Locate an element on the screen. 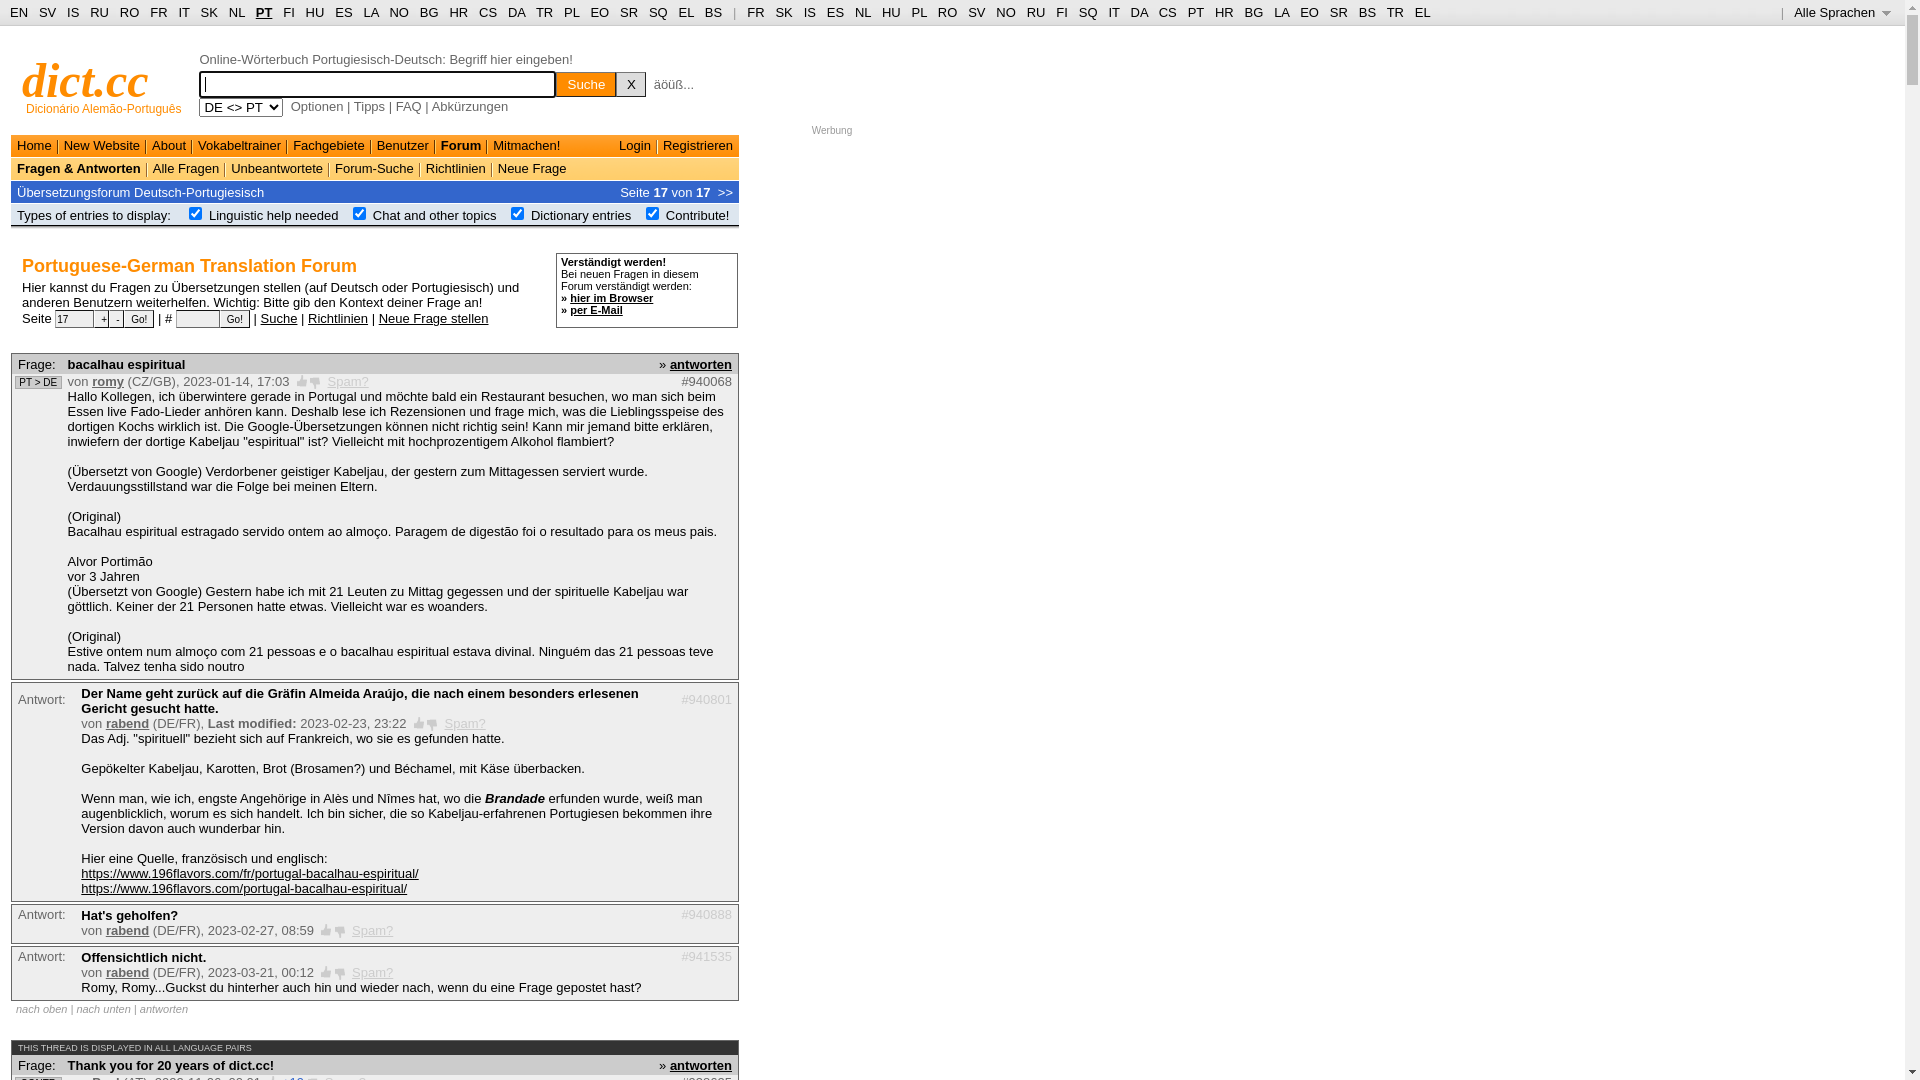 The width and height of the screenshot is (1920, 1080). 'Chat and other topics' is located at coordinates (434, 215).